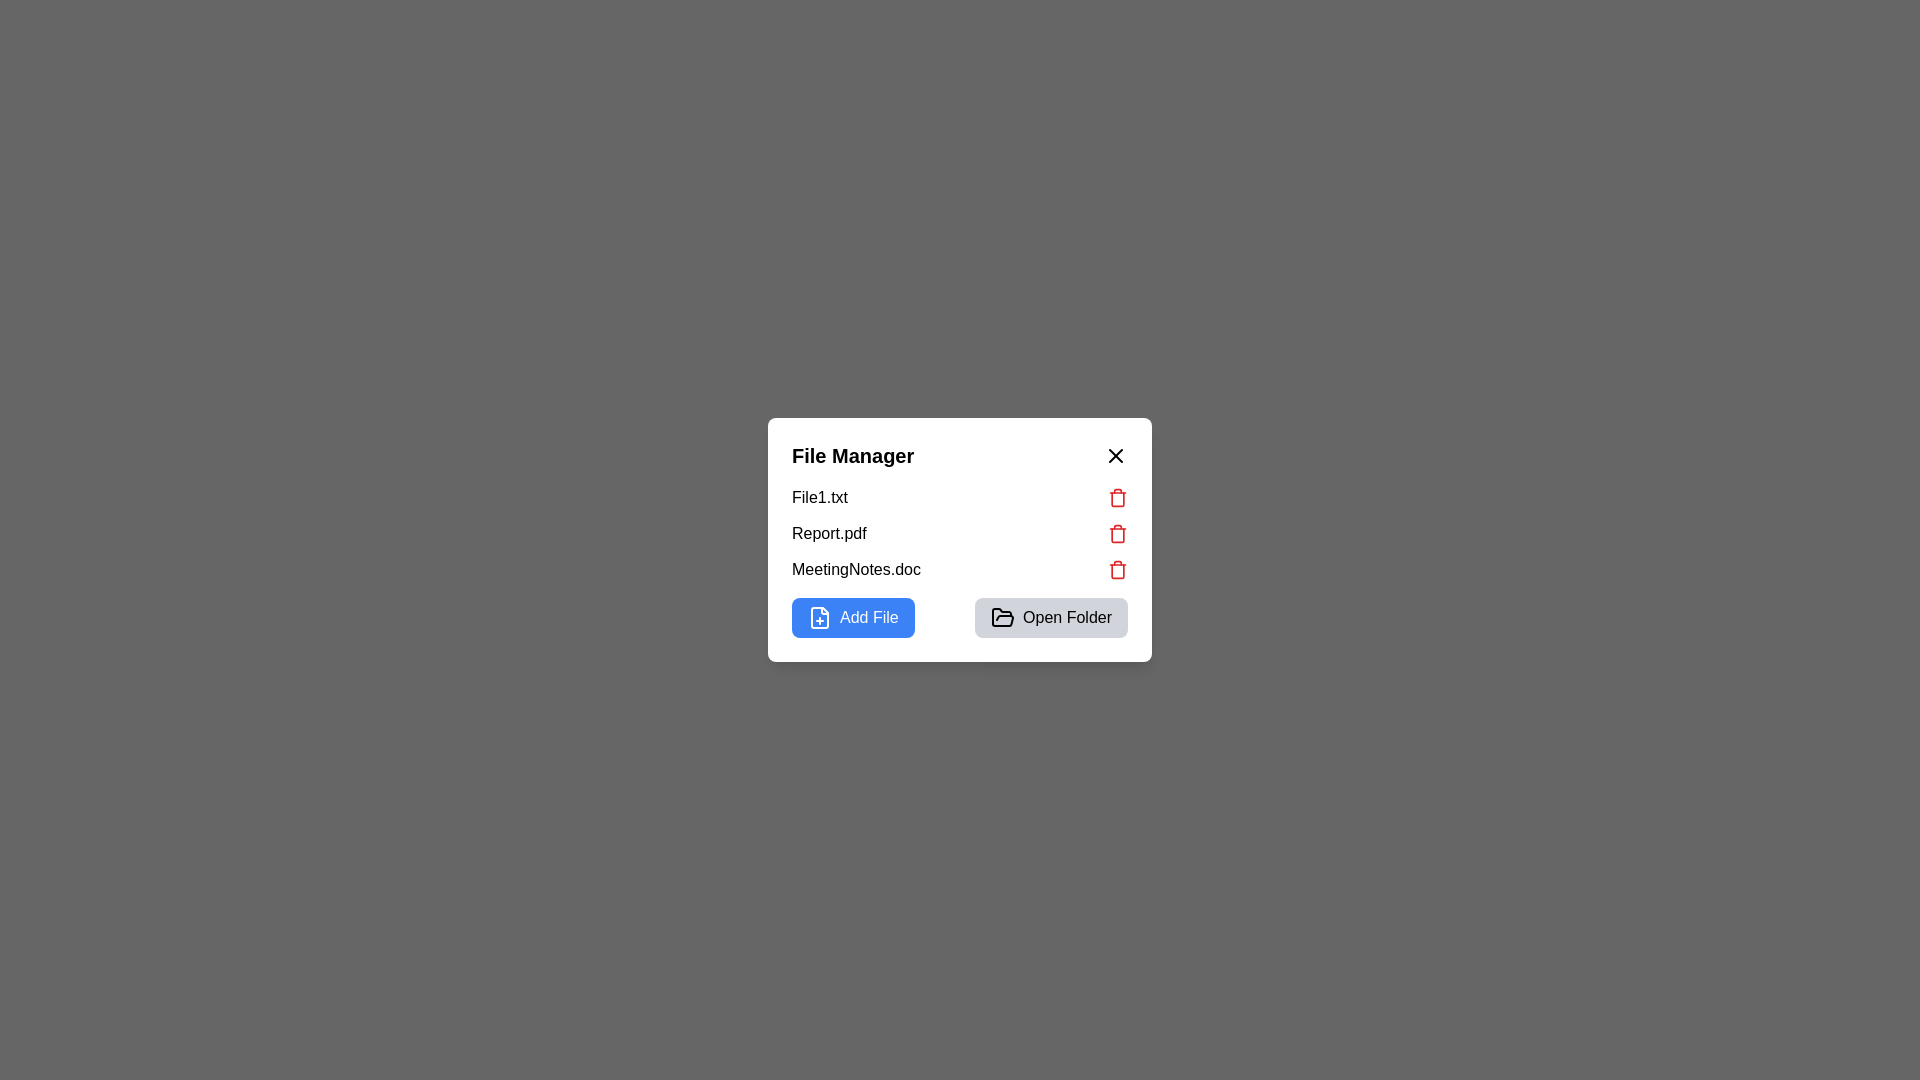 Image resolution: width=1920 pixels, height=1080 pixels. What do you see at coordinates (960, 532) in the screenshot?
I see `the delete button of the 'Report.pdf' file in the file manager, which is the second row in the list of file entries` at bounding box center [960, 532].